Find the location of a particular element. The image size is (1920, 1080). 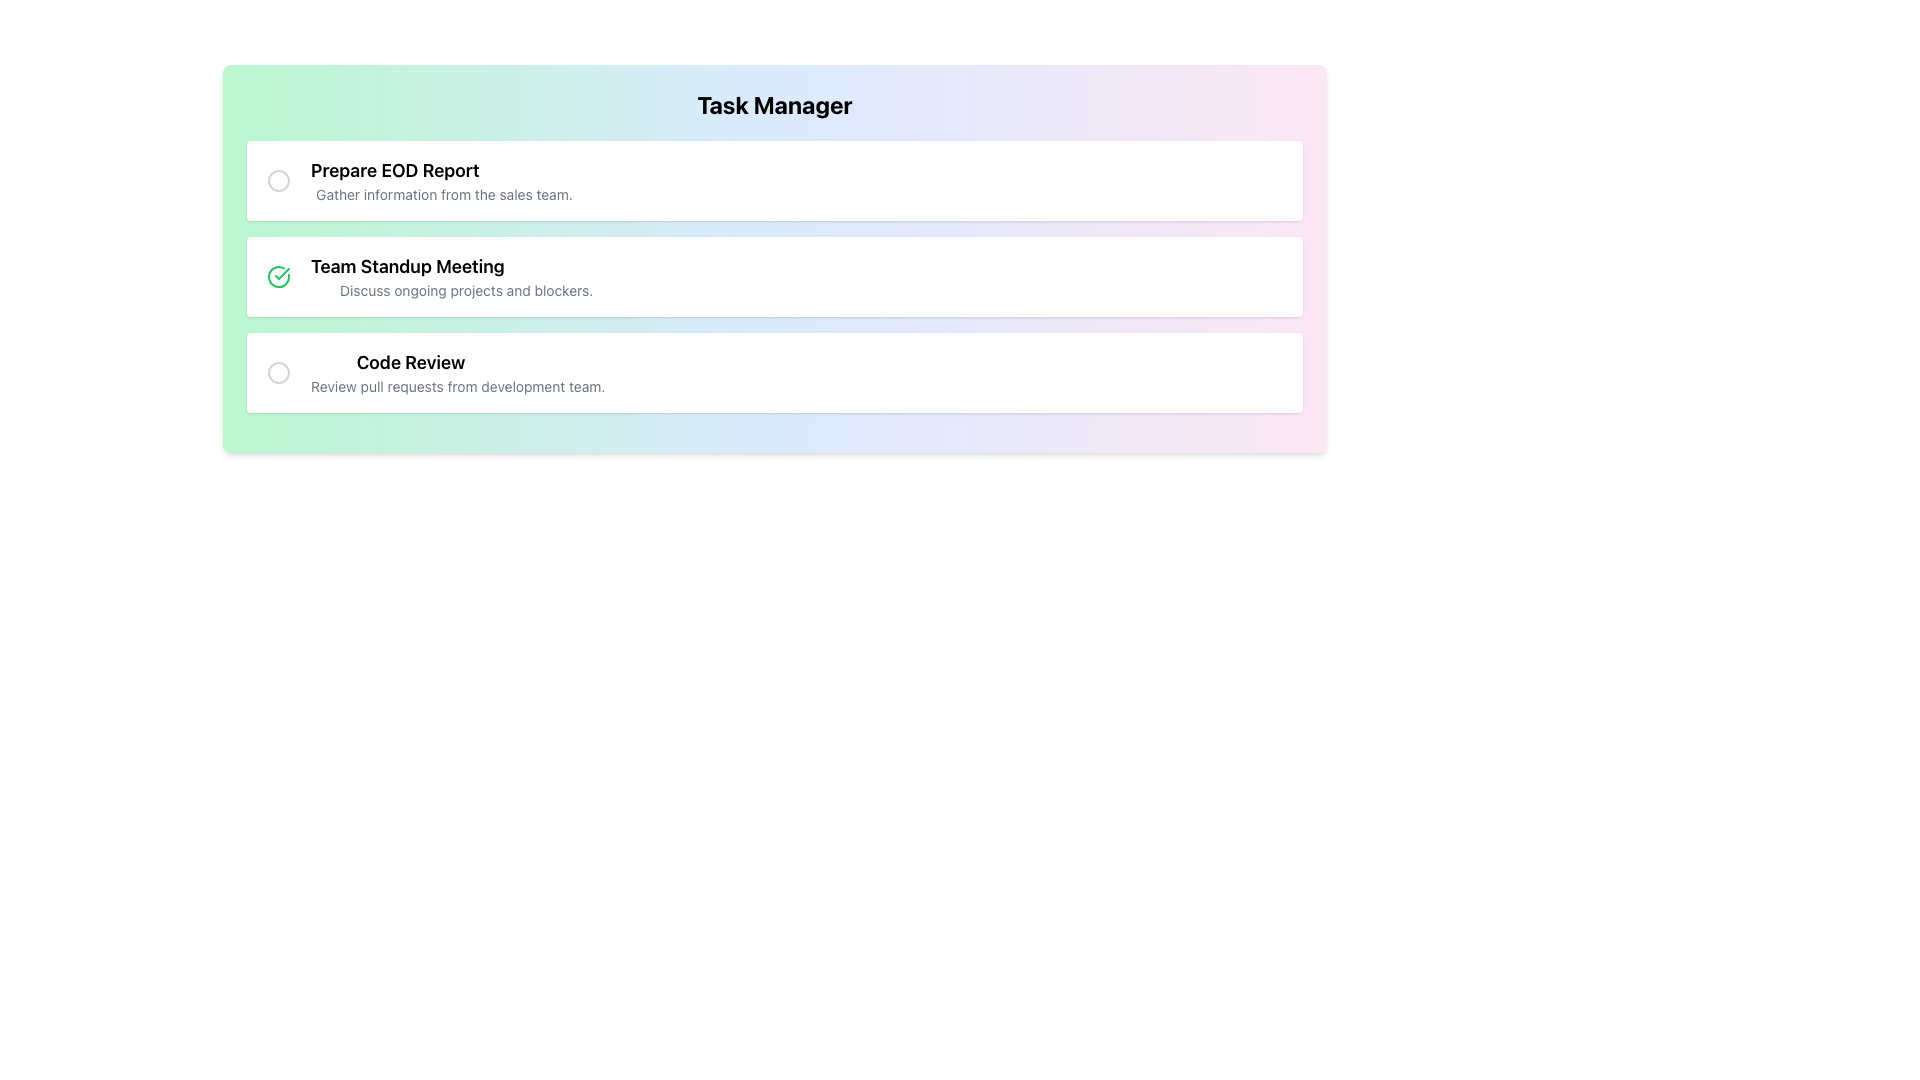

the circular icon styled with a border and hollow center, positioned to the left of the text 'Code Review' in the third task item is located at coordinates (277, 373).